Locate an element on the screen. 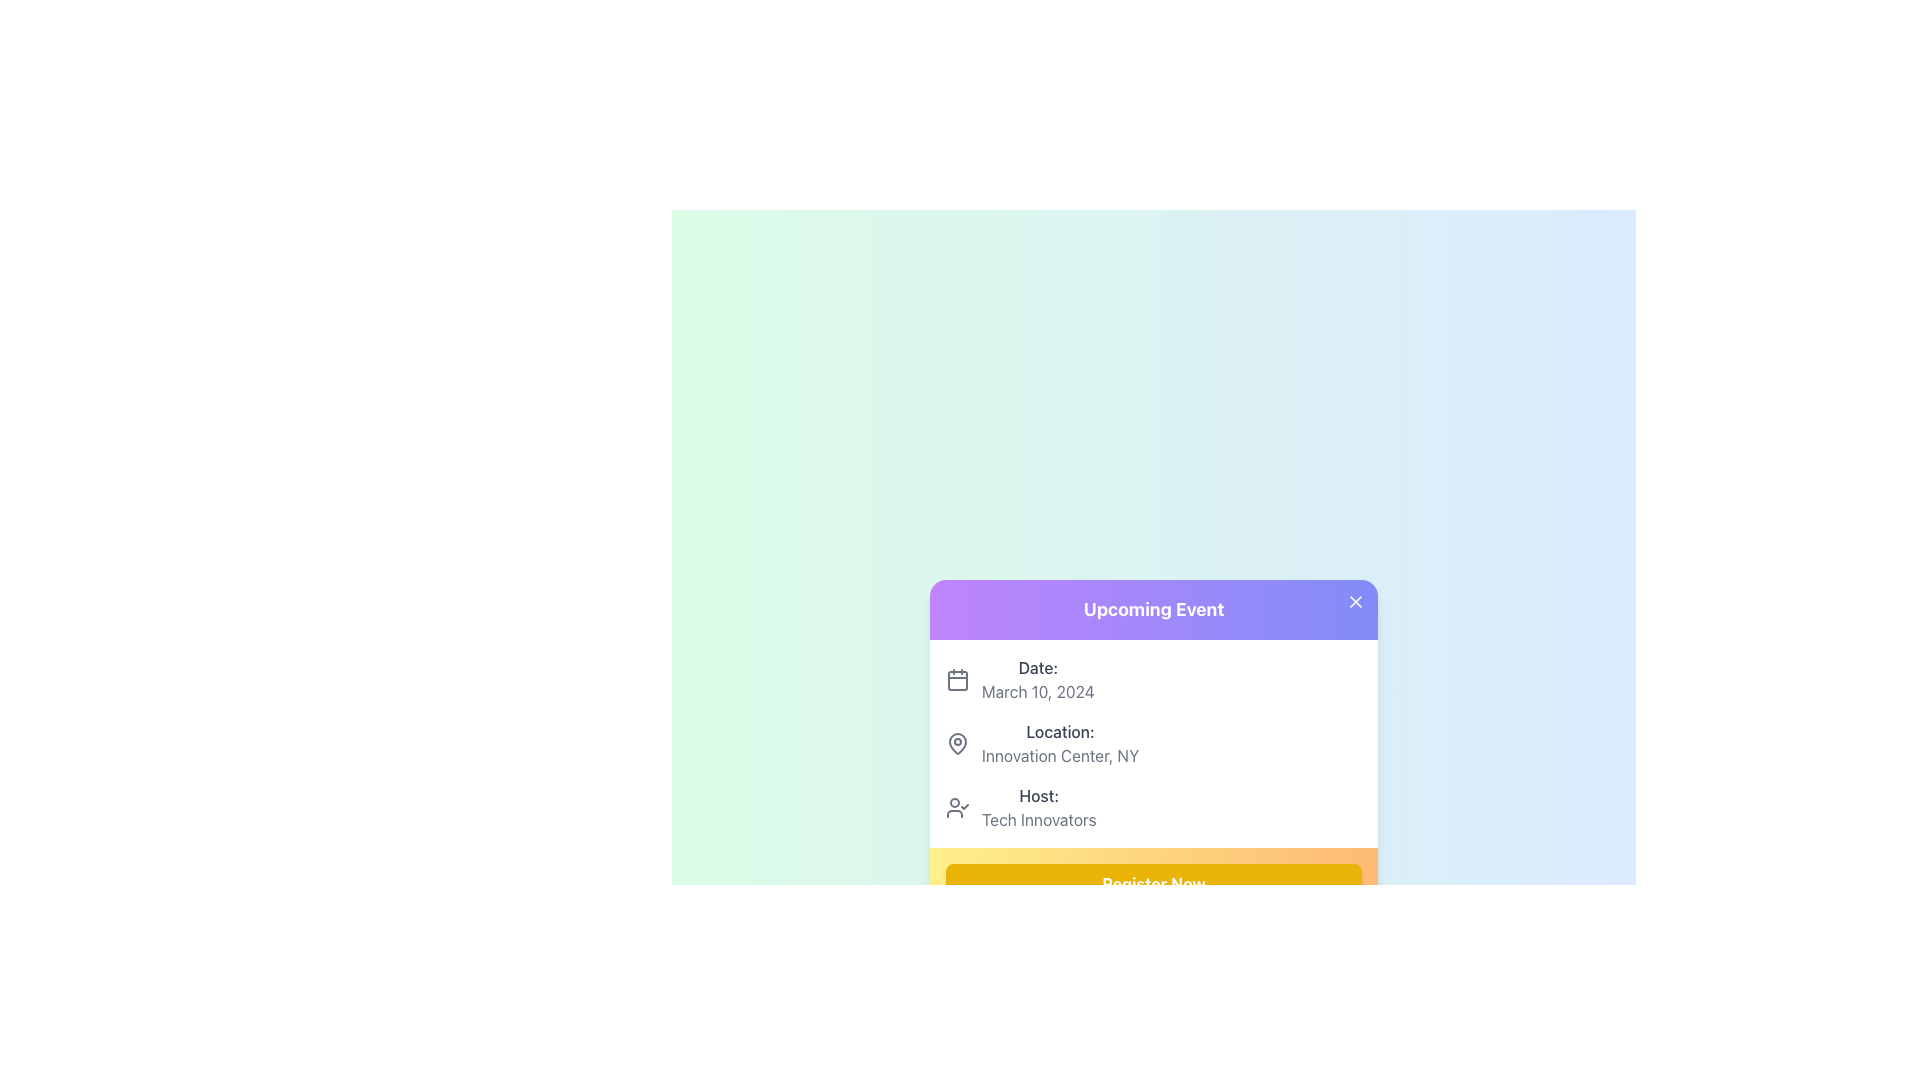 Image resolution: width=1920 pixels, height=1080 pixels. the close button in the top-right corner of the 'Upcoming Event' card is located at coordinates (1356, 600).